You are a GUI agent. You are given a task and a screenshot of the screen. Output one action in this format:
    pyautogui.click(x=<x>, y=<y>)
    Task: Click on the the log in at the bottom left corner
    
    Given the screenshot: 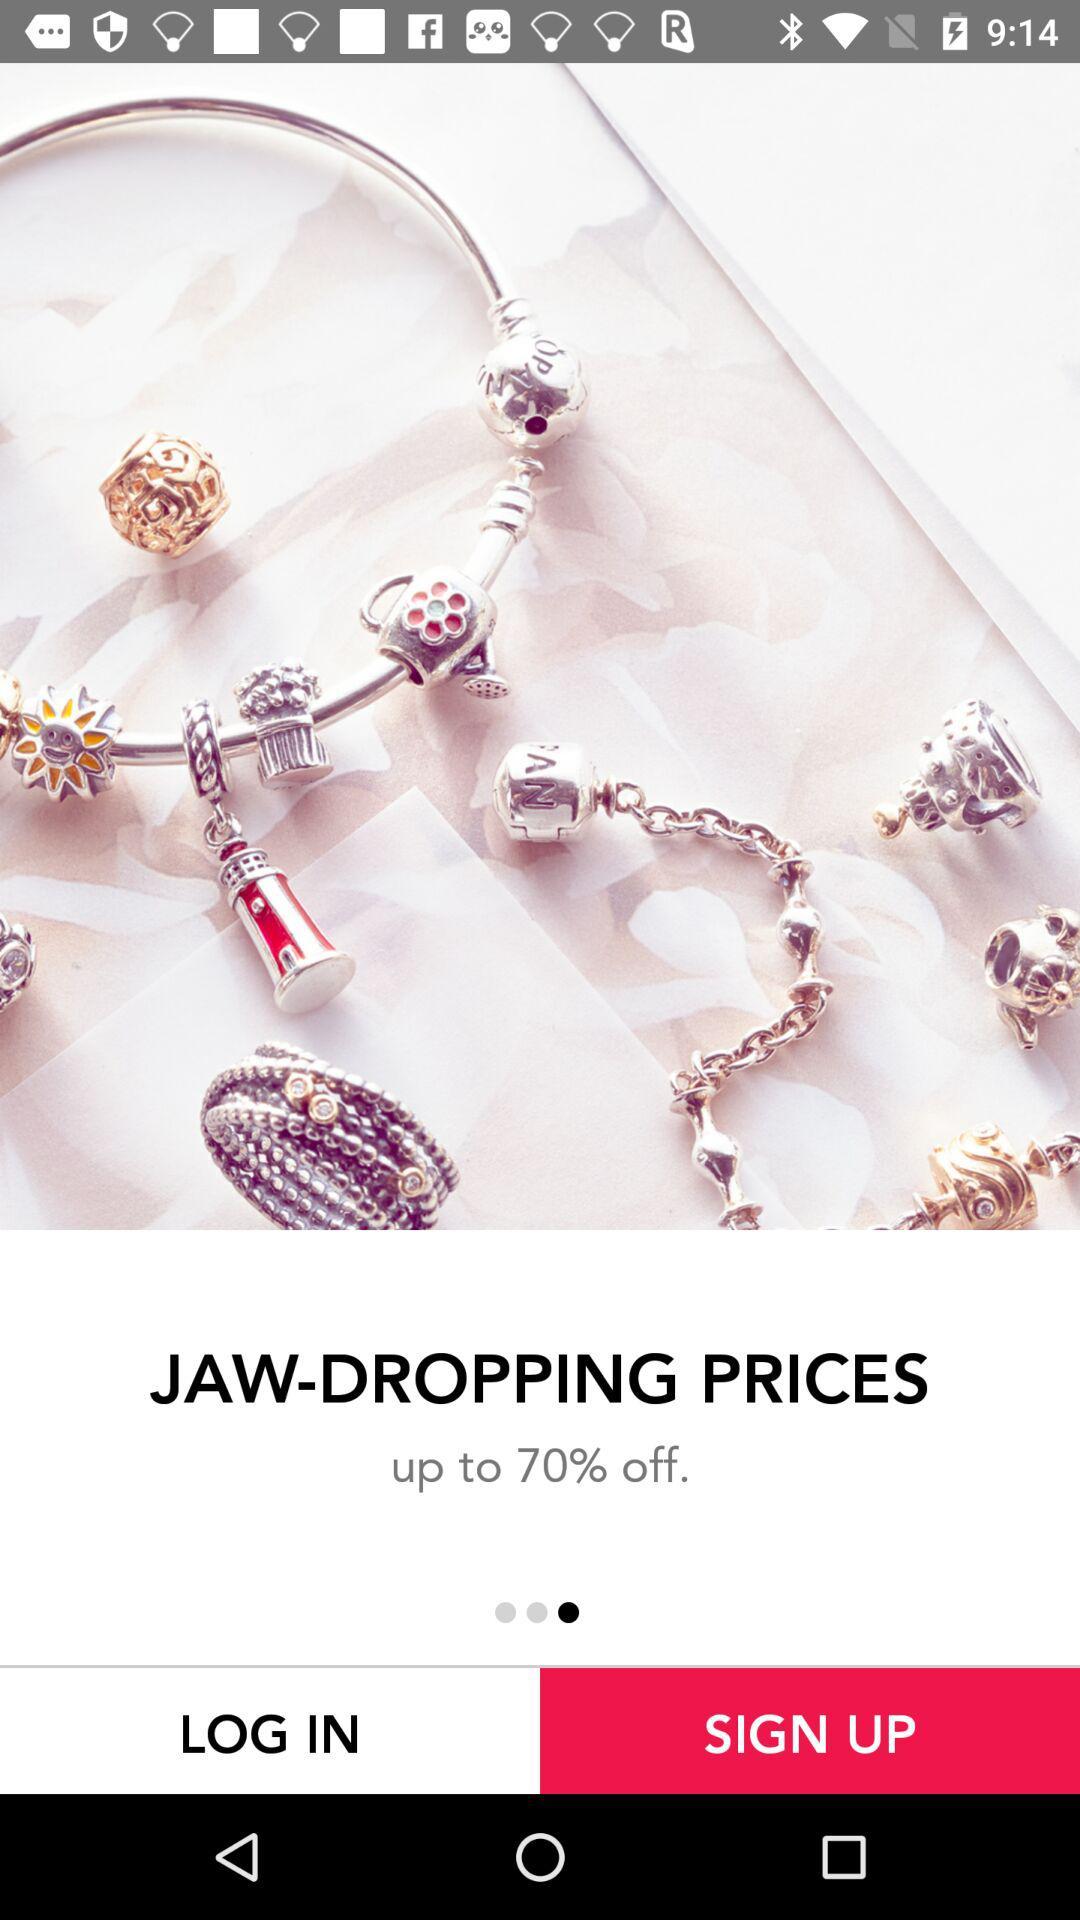 What is the action you would take?
    pyautogui.click(x=270, y=1730)
    